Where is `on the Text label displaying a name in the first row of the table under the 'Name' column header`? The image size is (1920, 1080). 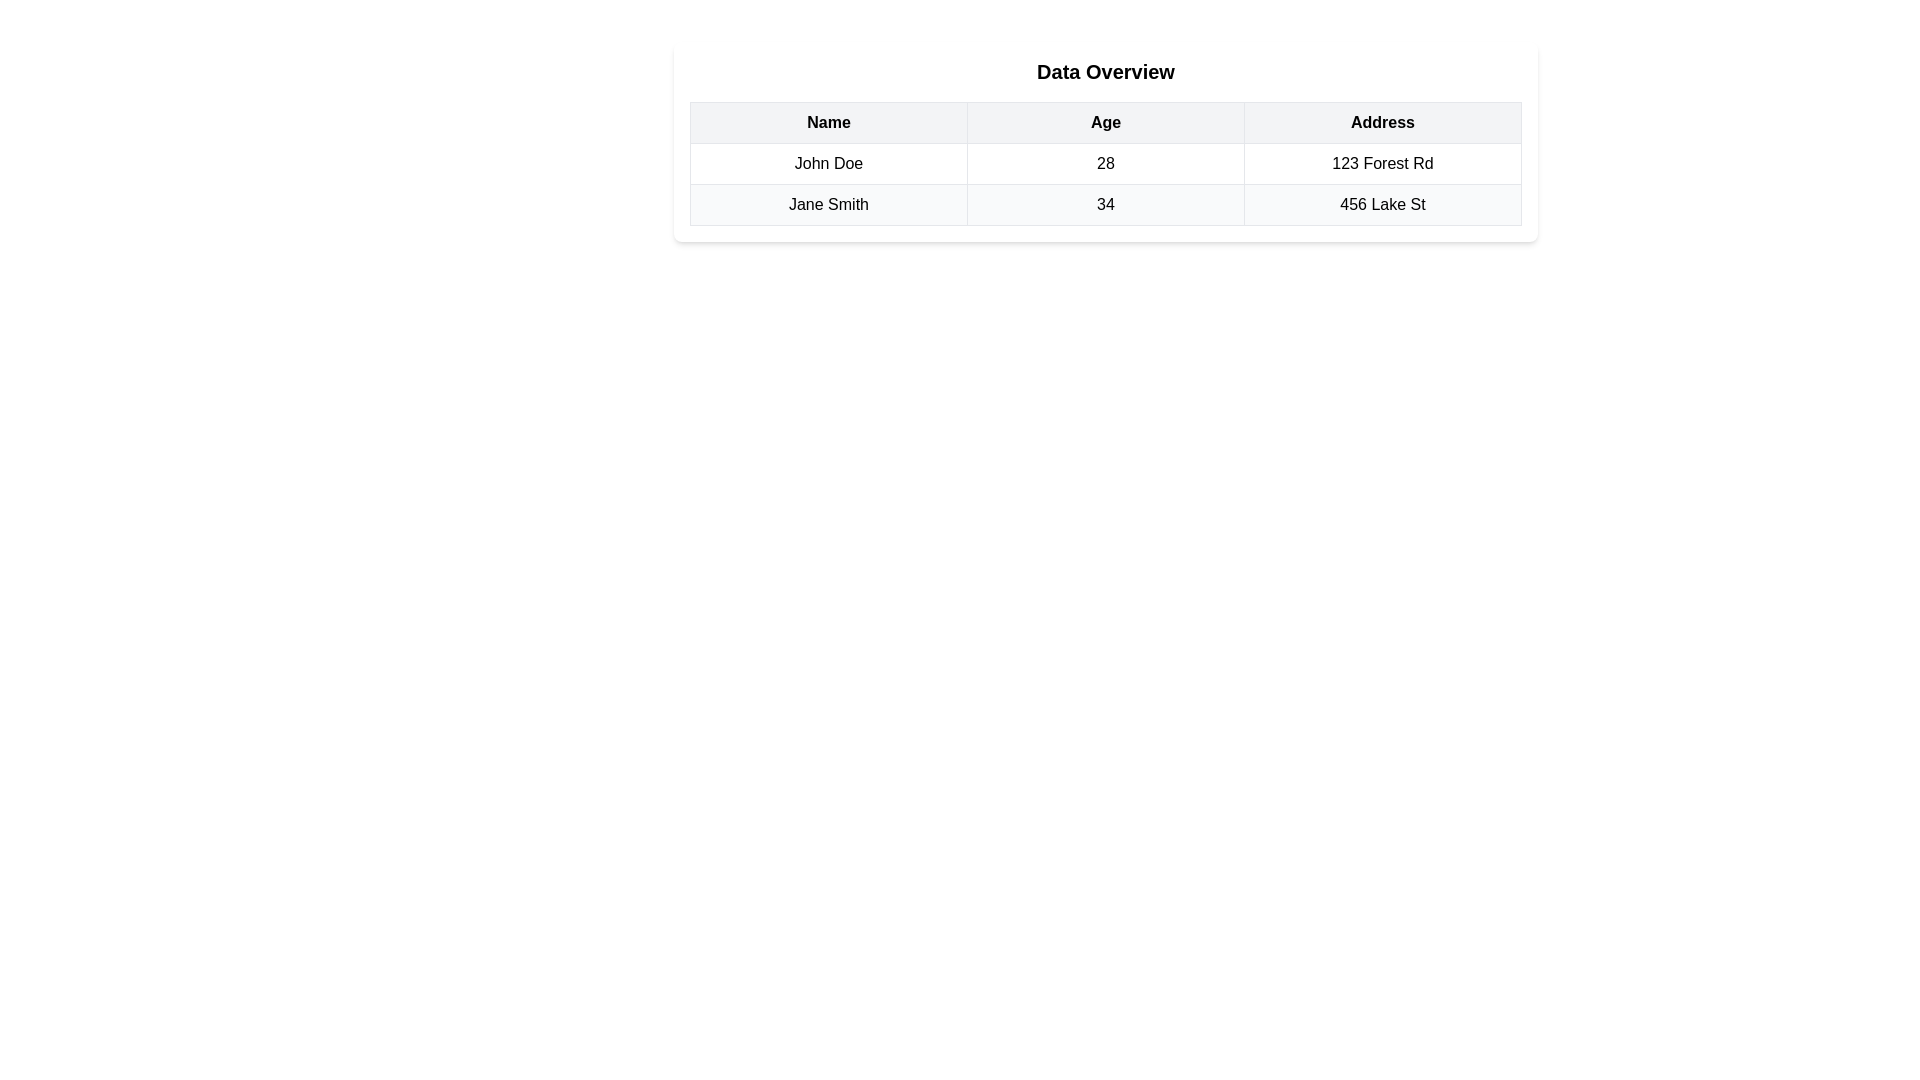 on the Text label displaying a name in the first row of the table under the 'Name' column header is located at coordinates (829, 163).